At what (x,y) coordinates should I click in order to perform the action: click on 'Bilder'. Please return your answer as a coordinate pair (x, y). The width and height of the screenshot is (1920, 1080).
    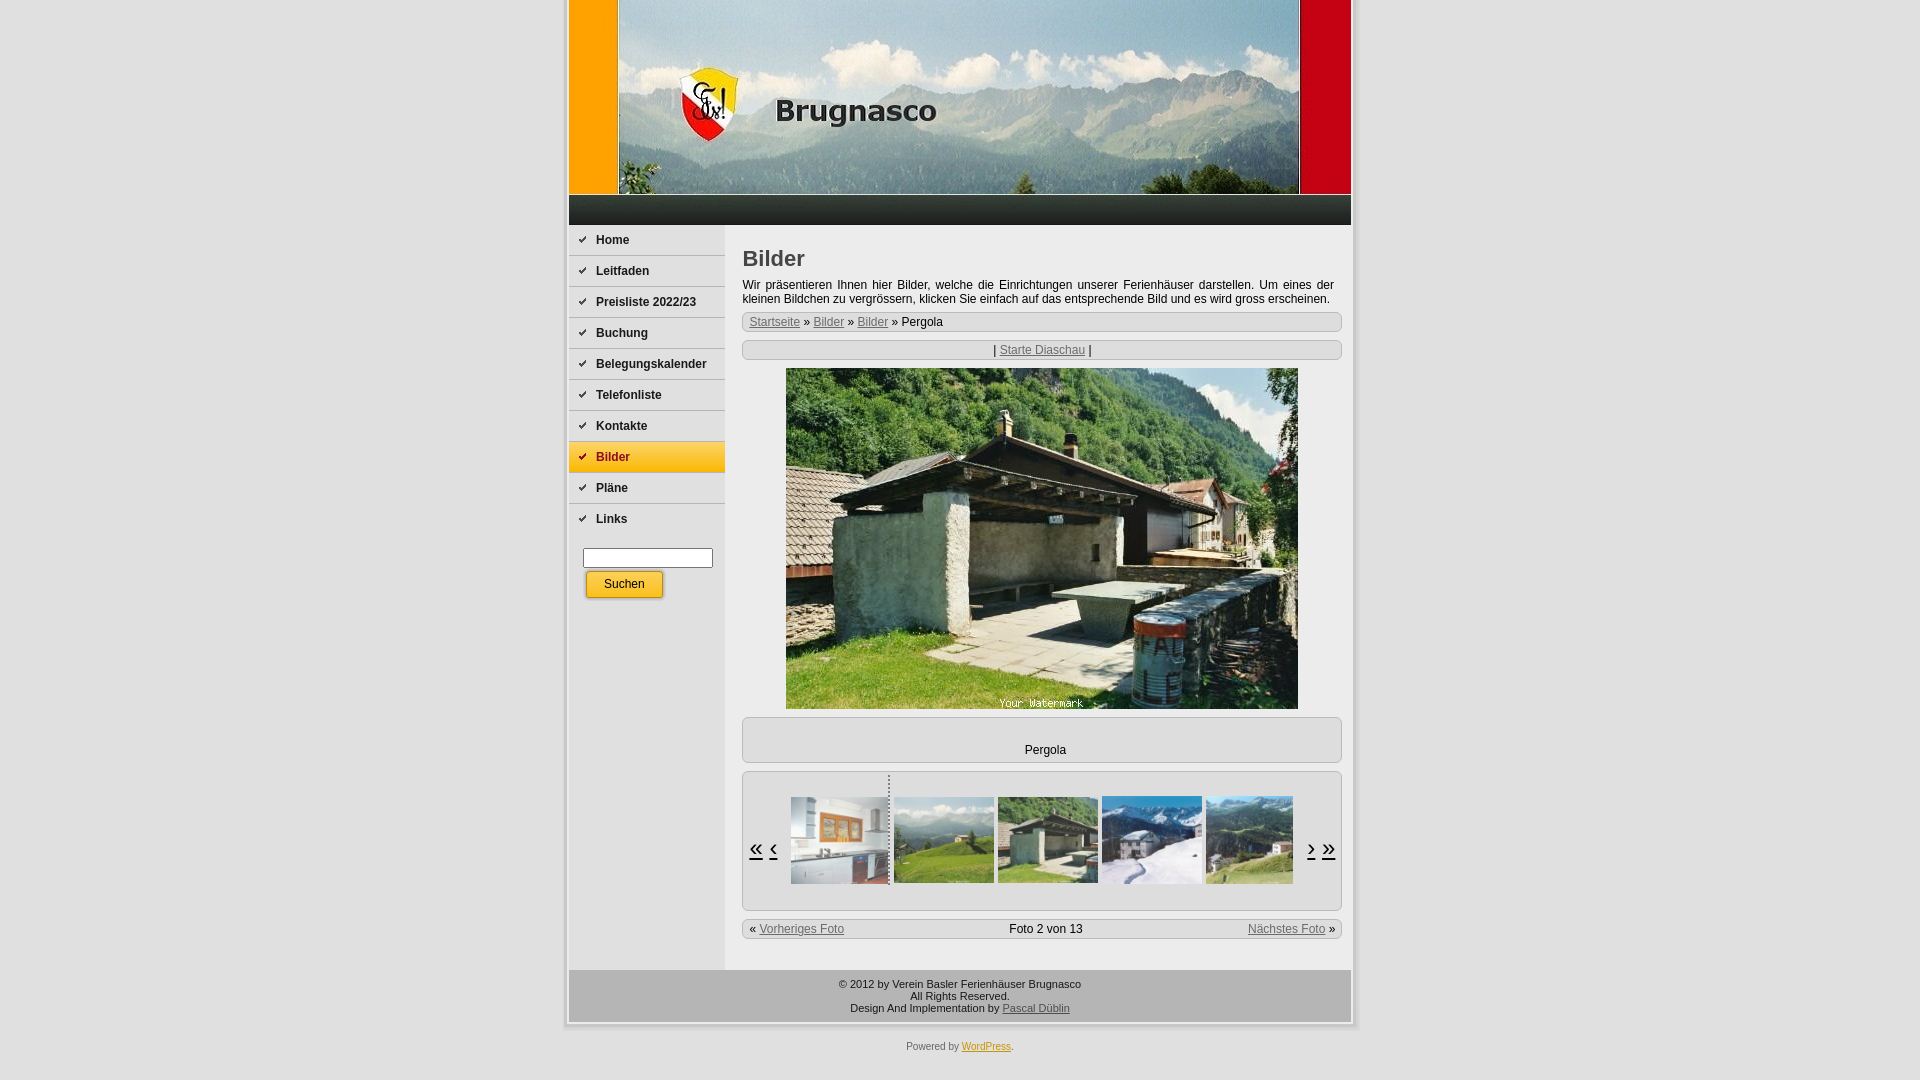
    Looking at the image, I should click on (828, 320).